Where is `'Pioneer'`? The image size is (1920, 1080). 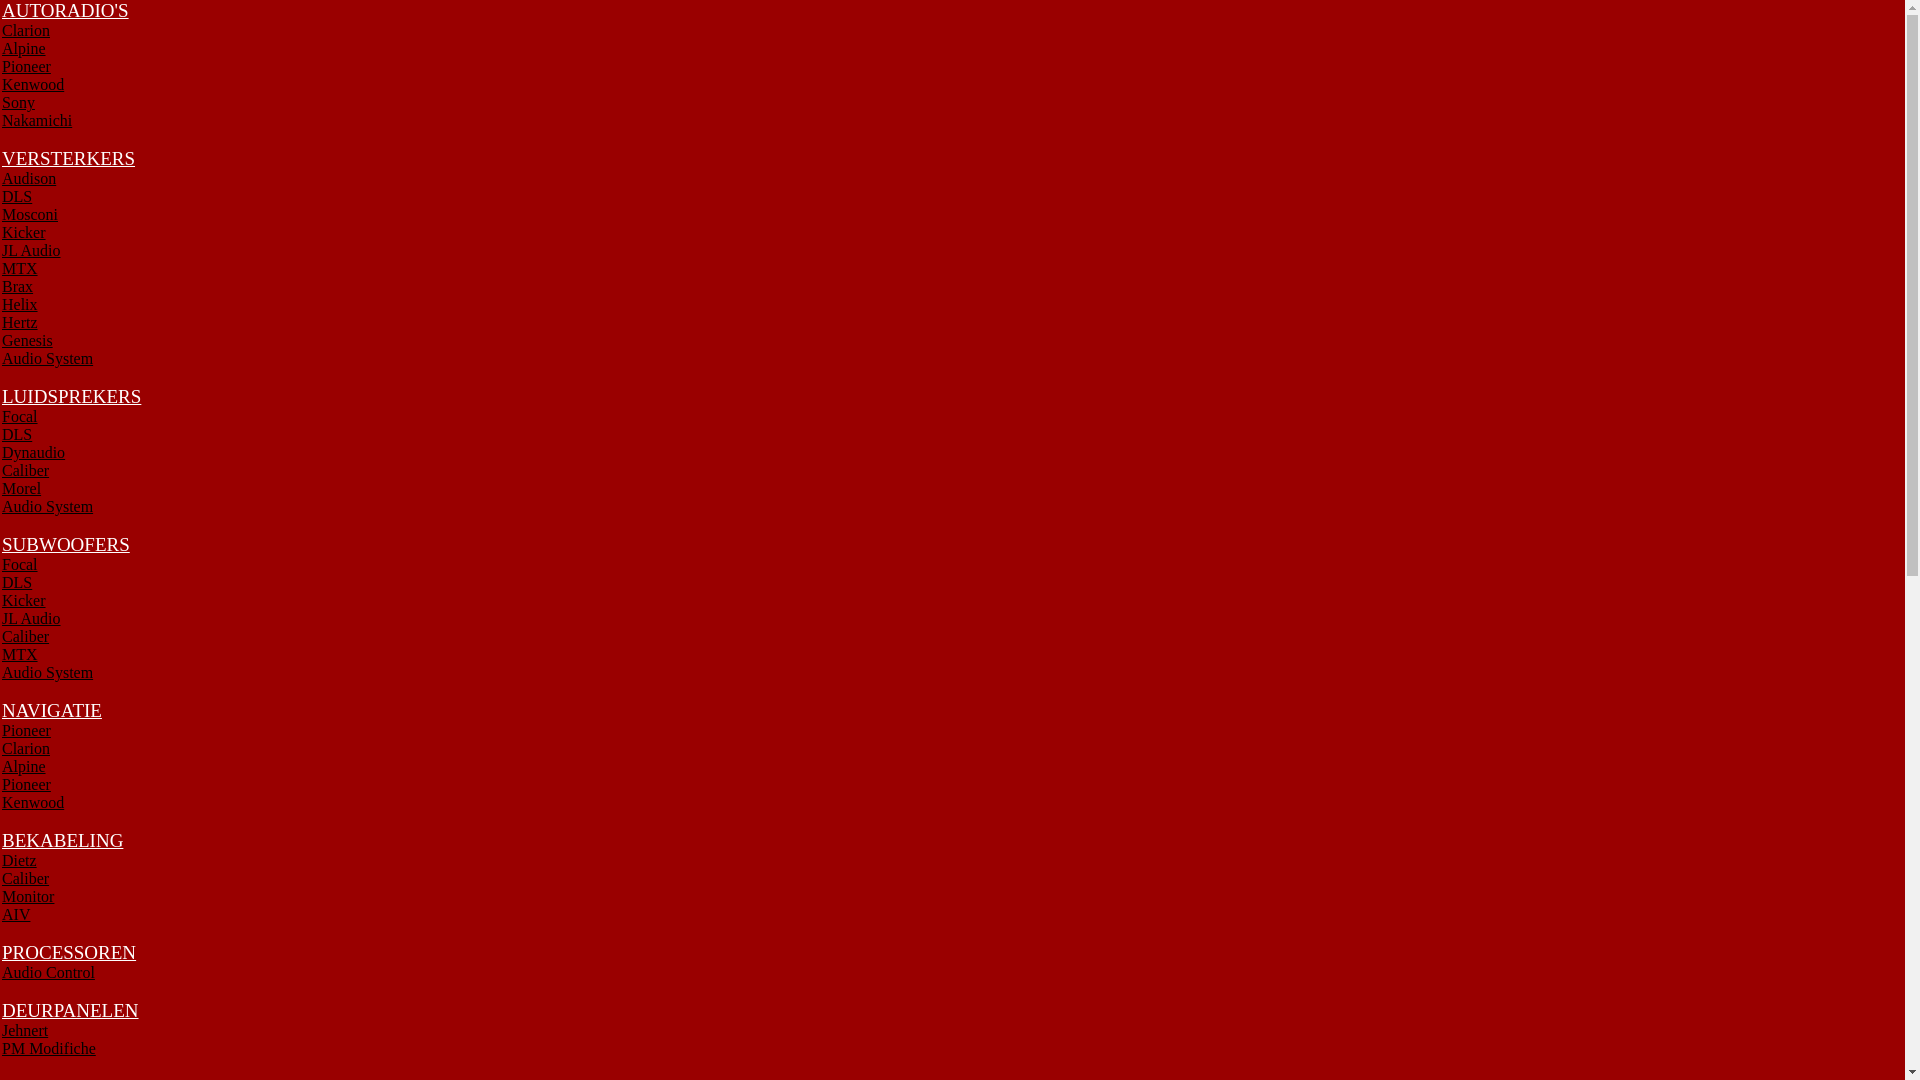
'Pioneer' is located at coordinates (26, 730).